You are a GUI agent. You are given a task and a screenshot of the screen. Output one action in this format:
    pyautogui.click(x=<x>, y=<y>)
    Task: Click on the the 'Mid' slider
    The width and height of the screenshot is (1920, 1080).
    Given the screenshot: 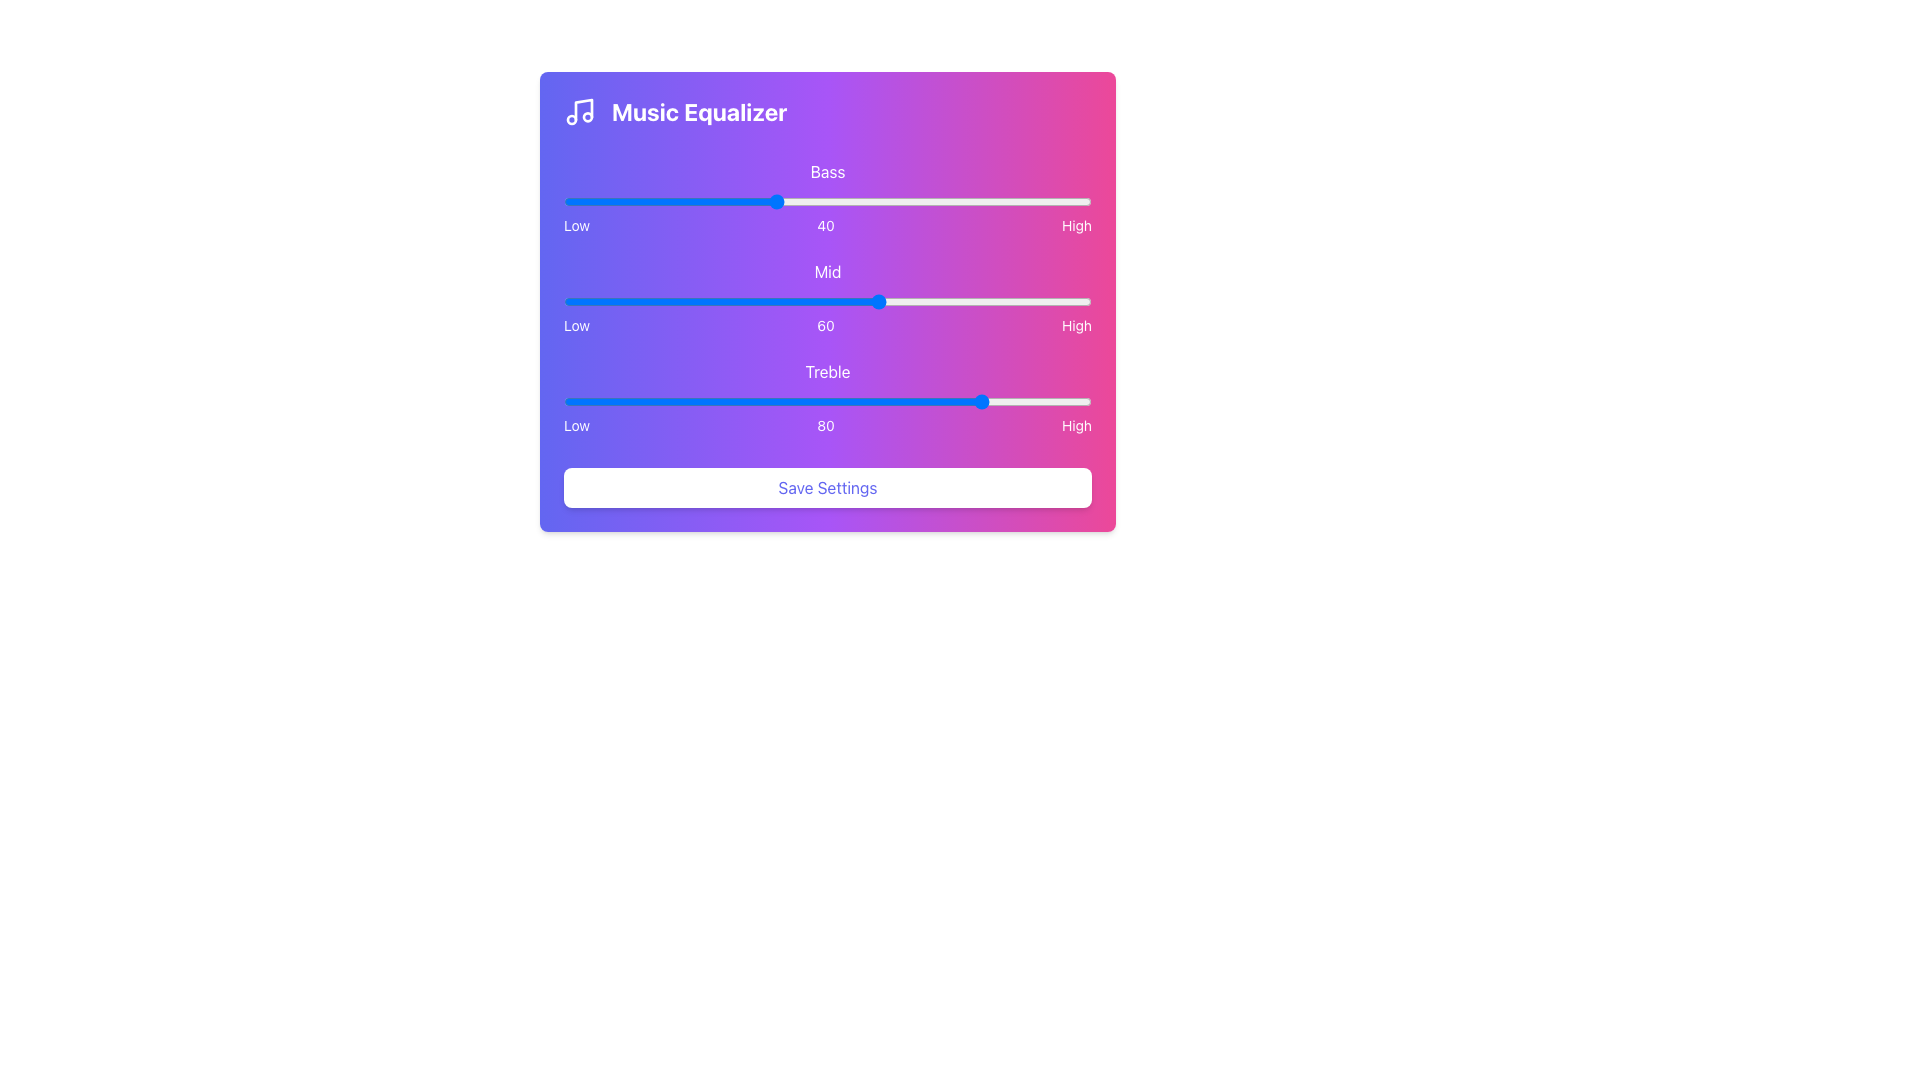 What is the action you would take?
    pyautogui.click(x=784, y=301)
    